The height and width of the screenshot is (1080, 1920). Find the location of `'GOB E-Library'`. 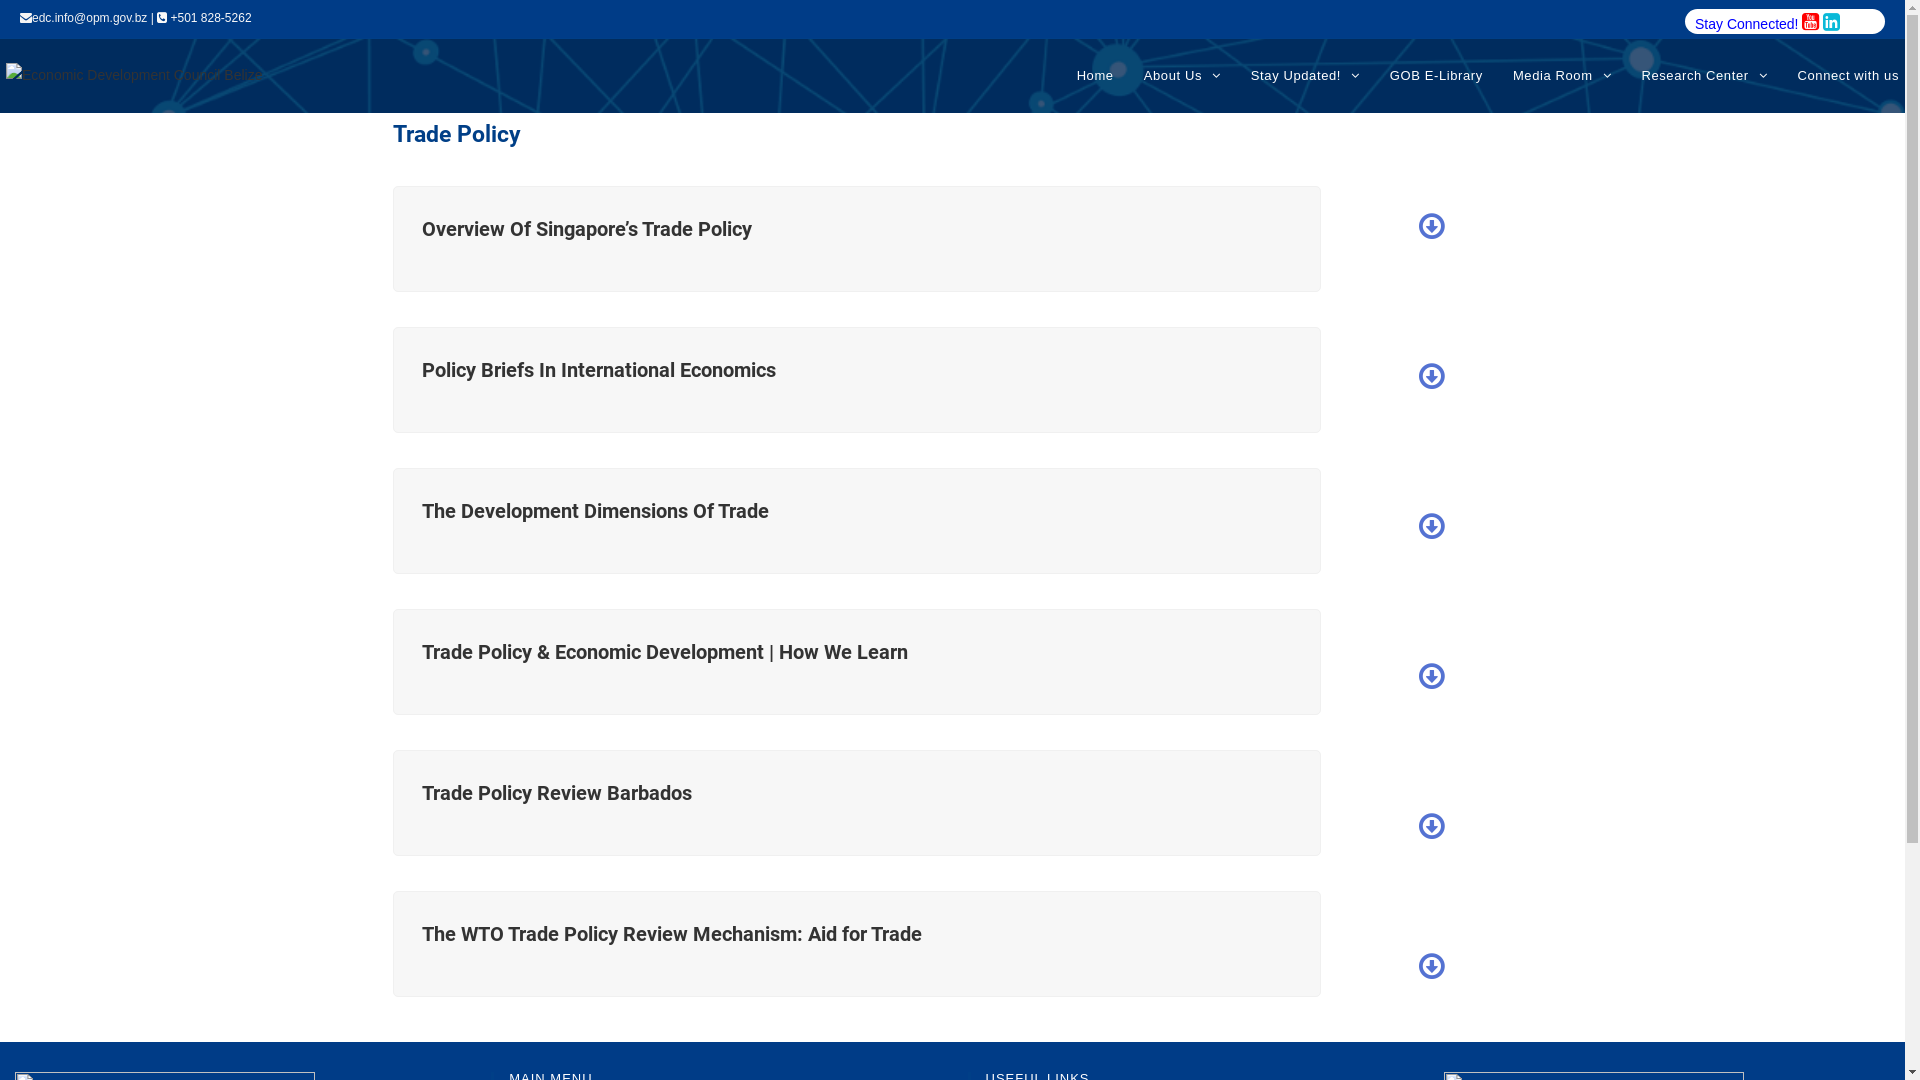

'GOB E-Library' is located at coordinates (1435, 75).